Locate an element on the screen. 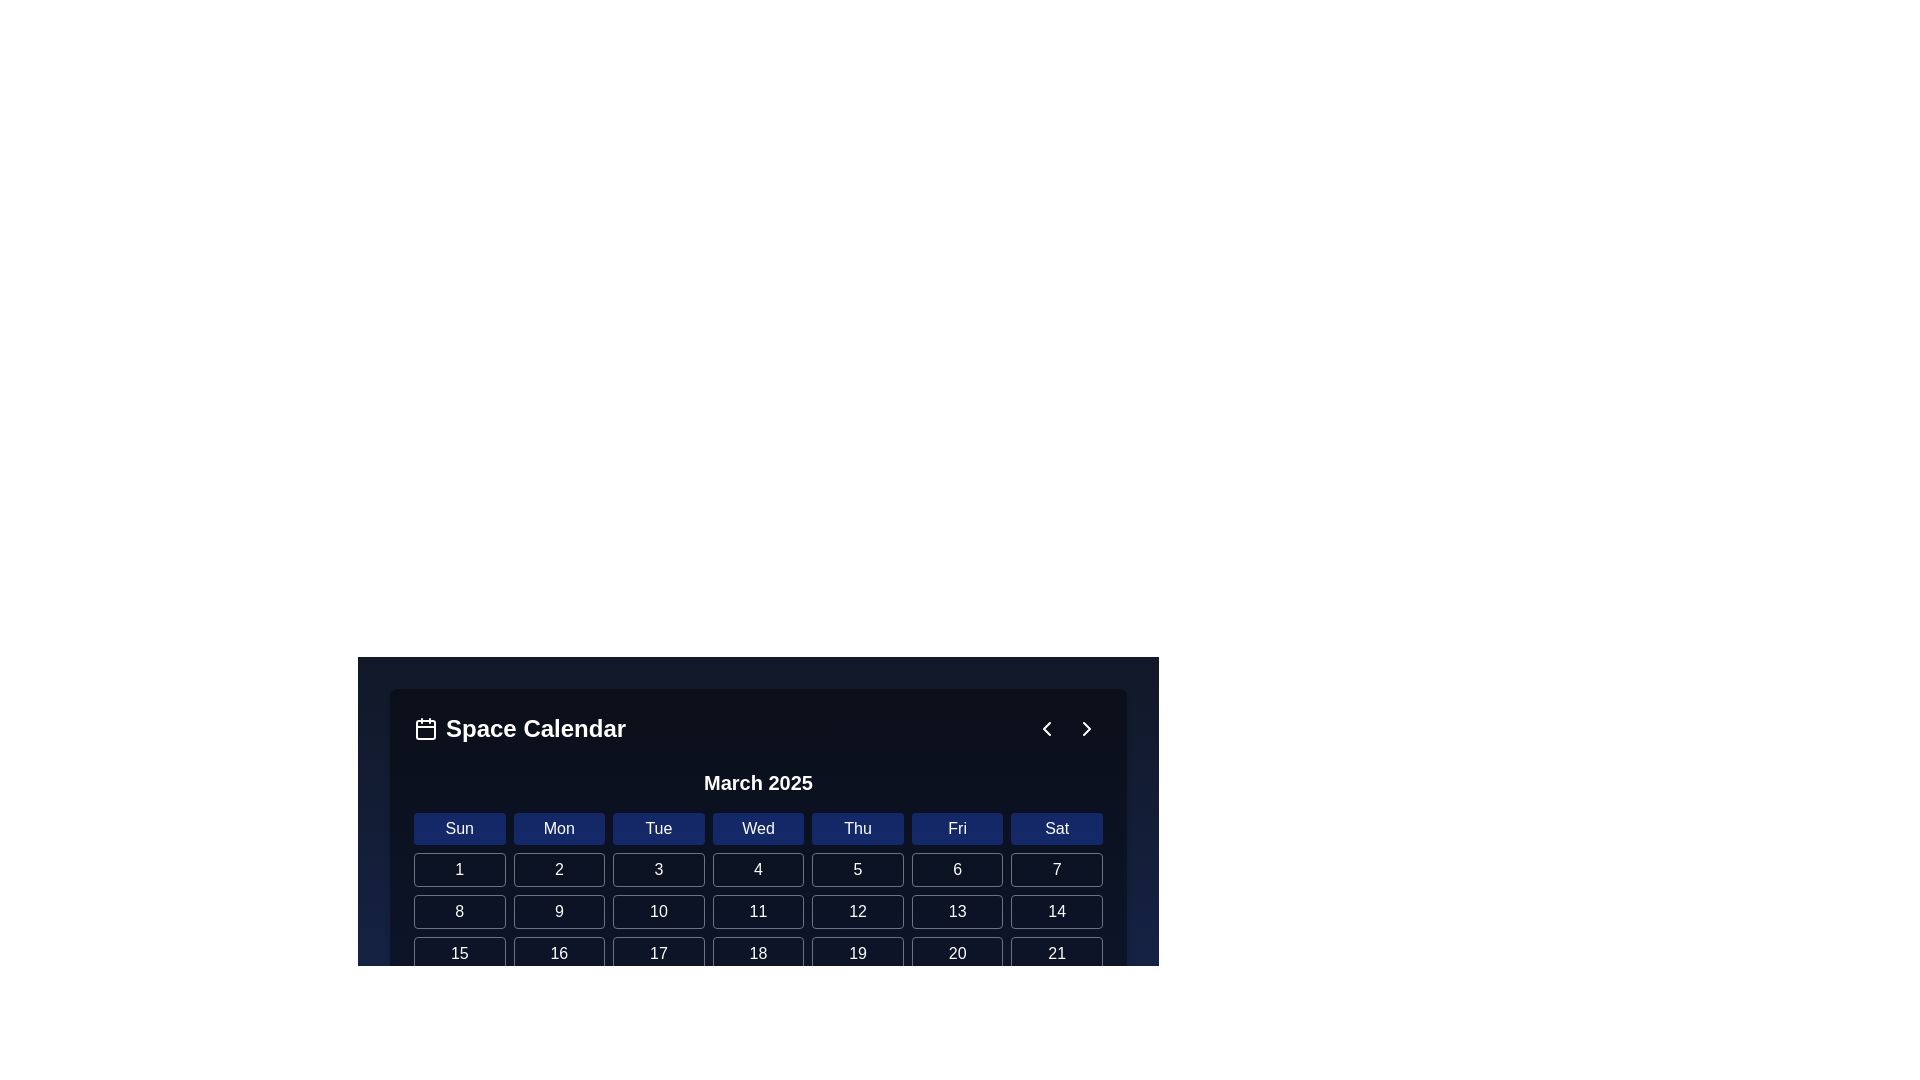 The width and height of the screenshot is (1920, 1080). the navigation button located in the top-right corner of the calendar interface to advance to the next month is located at coordinates (1085, 729).